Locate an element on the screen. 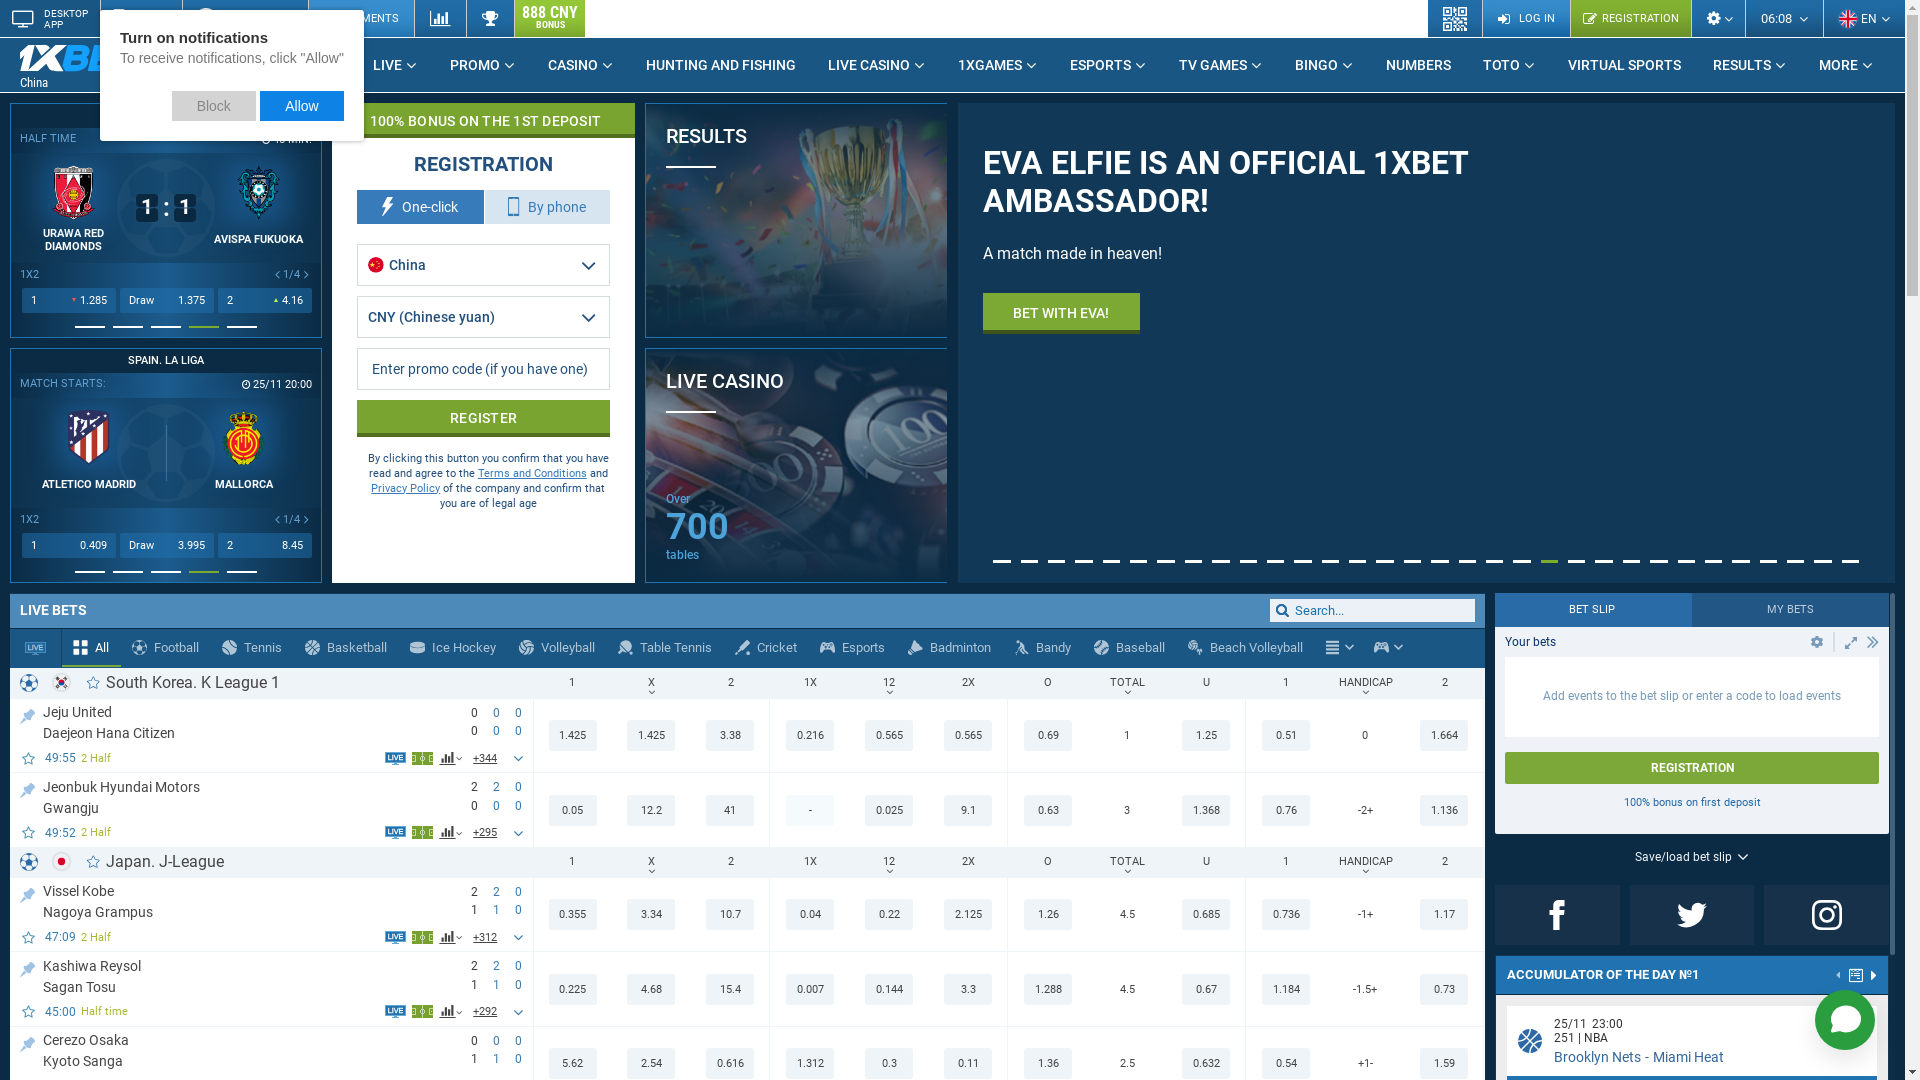 This screenshot has width=1920, height=1080. 'Japan. J-League' is located at coordinates (164, 860).